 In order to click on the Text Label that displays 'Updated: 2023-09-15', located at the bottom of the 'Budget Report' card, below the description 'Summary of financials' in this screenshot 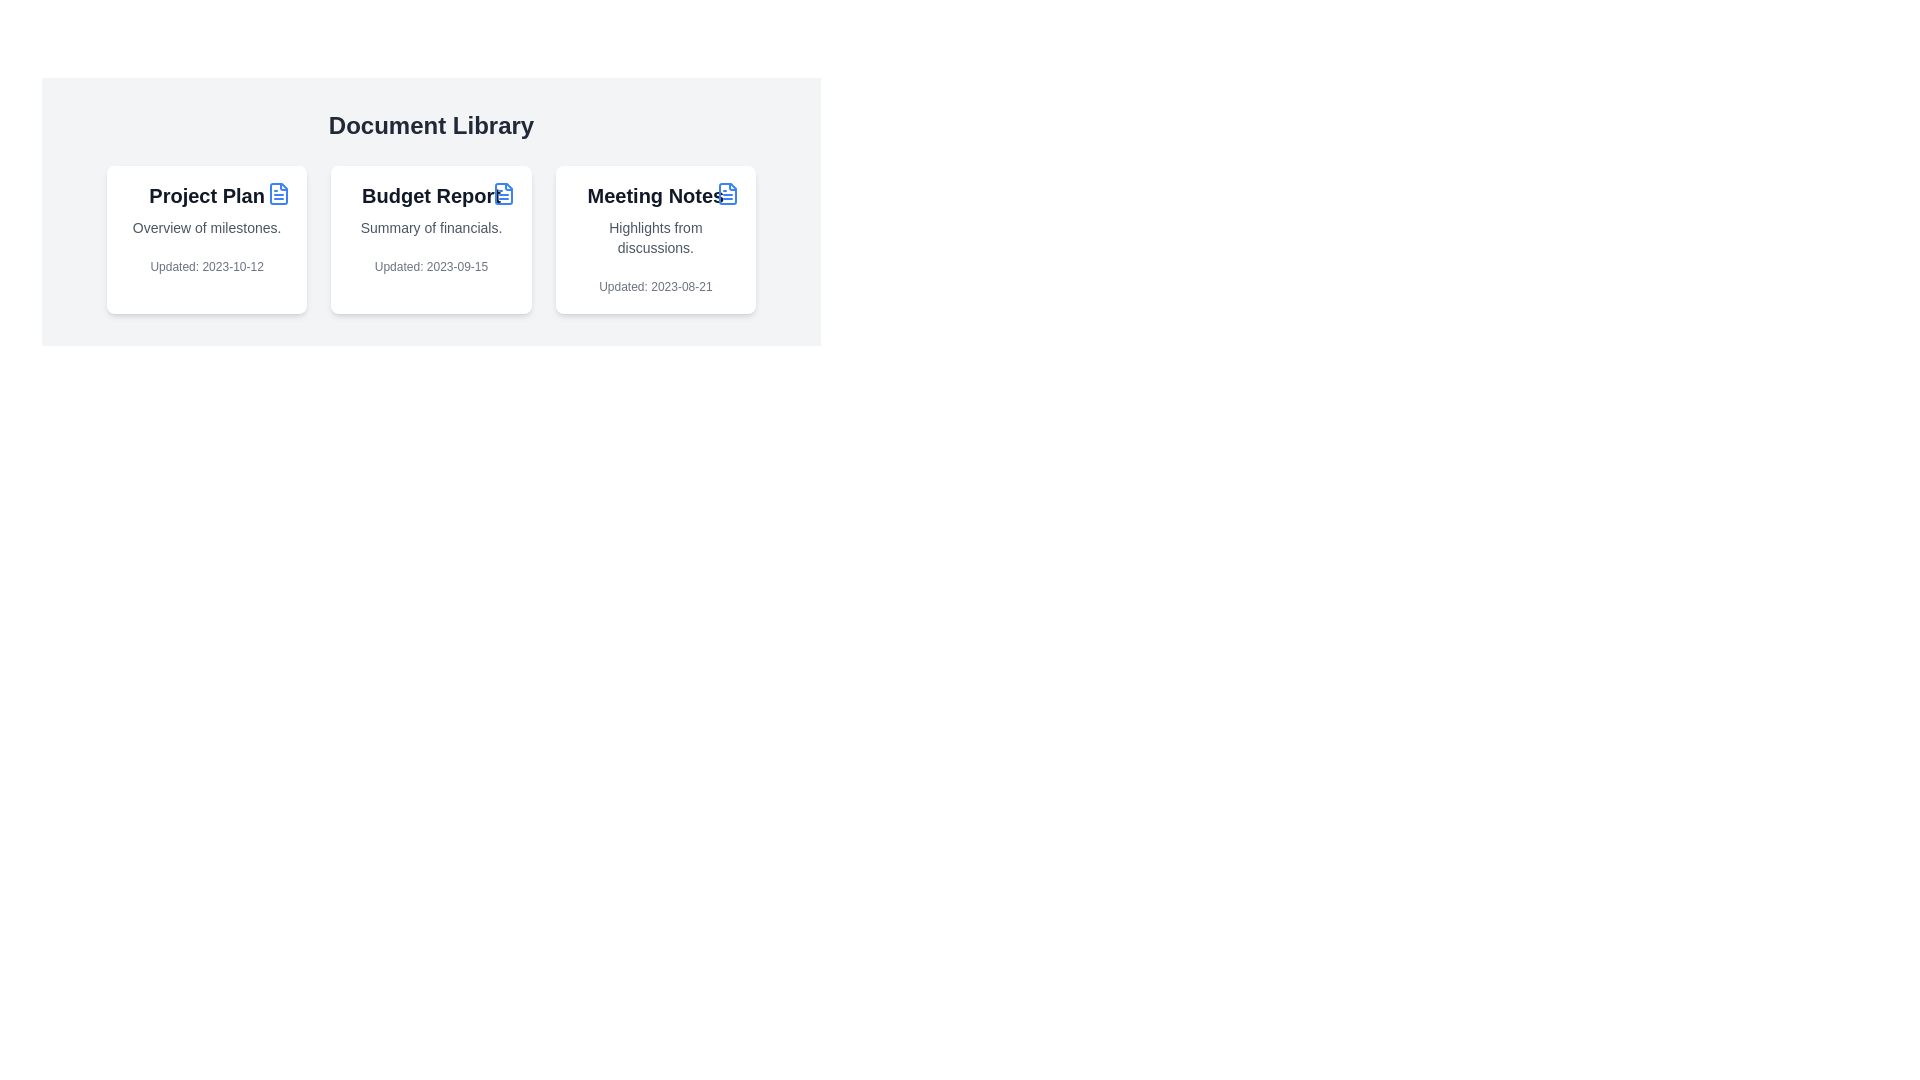, I will do `click(430, 265)`.